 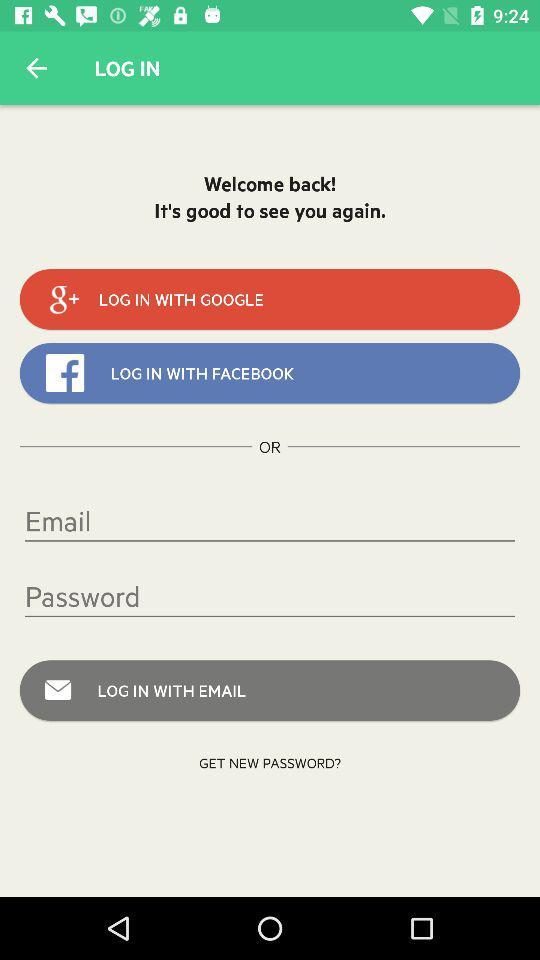 I want to click on item below or, so click(x=270, y=519).